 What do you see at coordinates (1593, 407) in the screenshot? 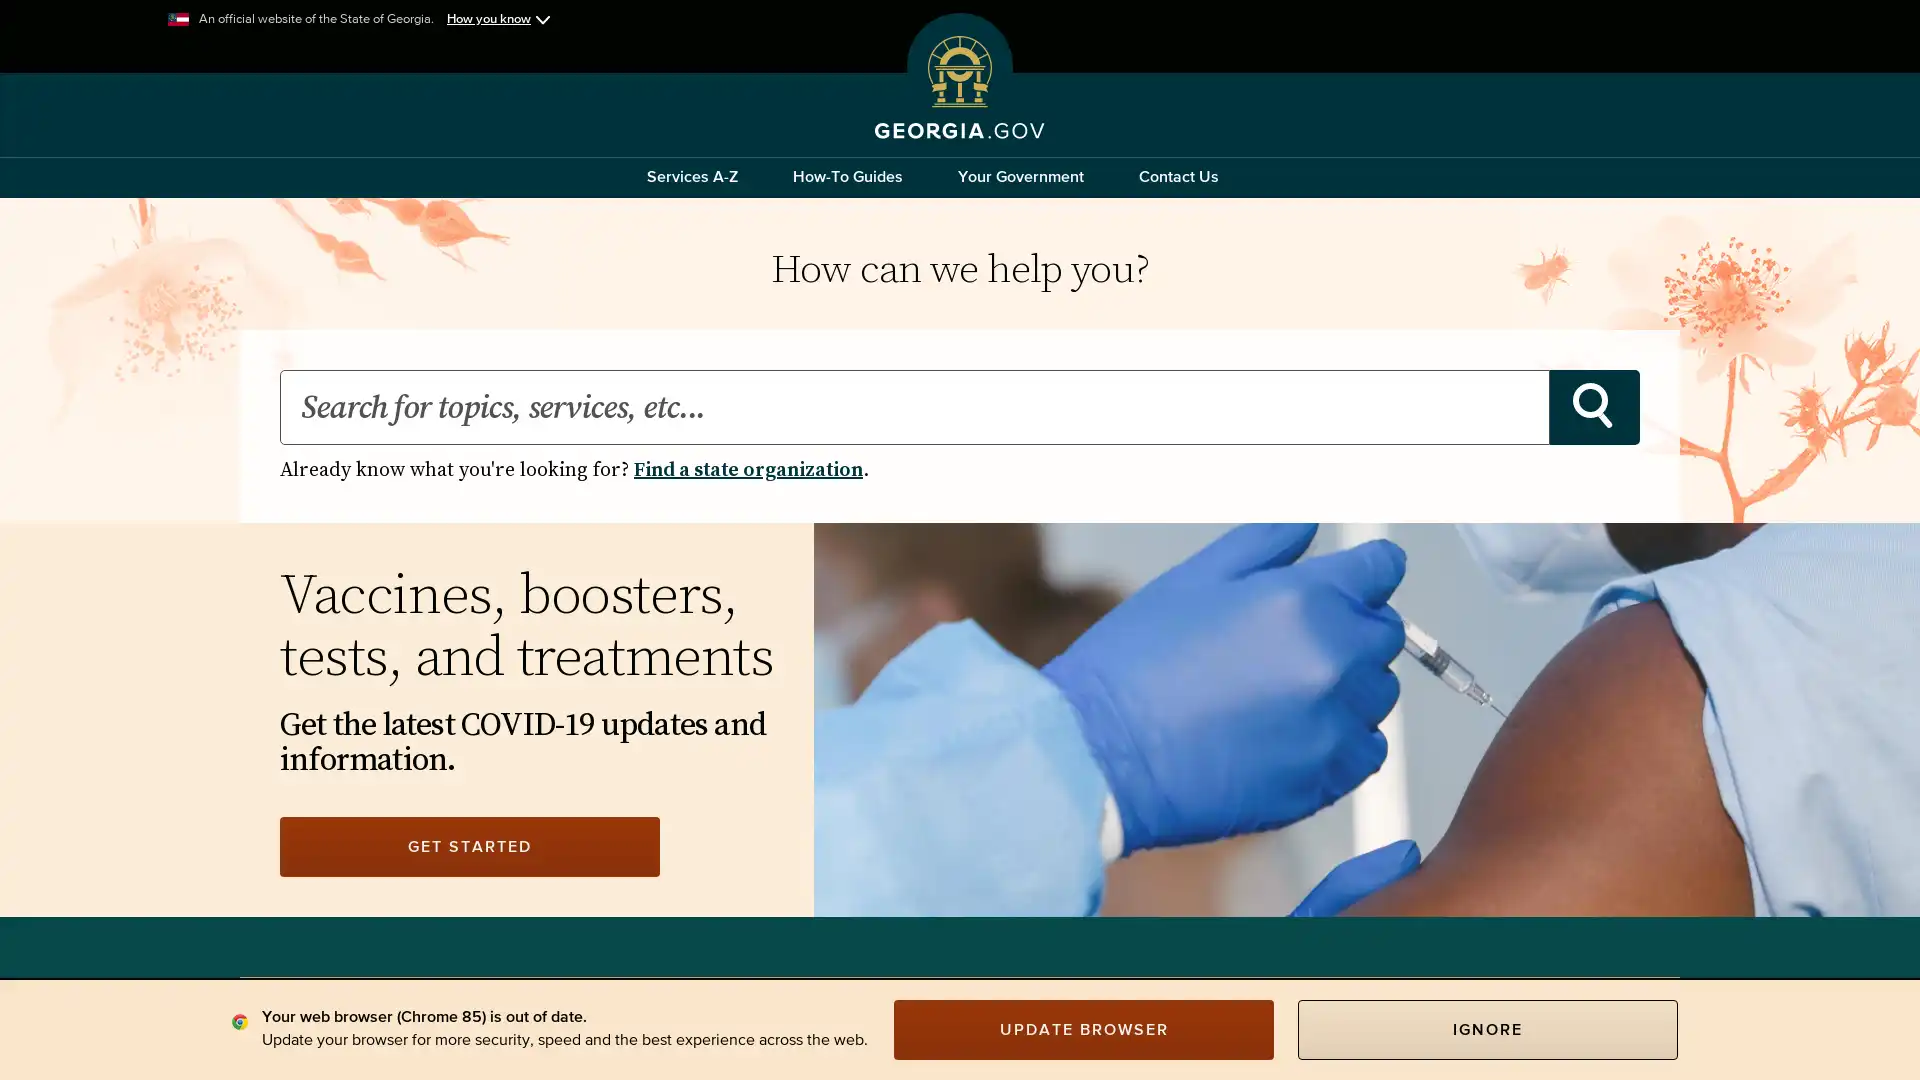
I see `Search` at bounding box center [1593, 407].